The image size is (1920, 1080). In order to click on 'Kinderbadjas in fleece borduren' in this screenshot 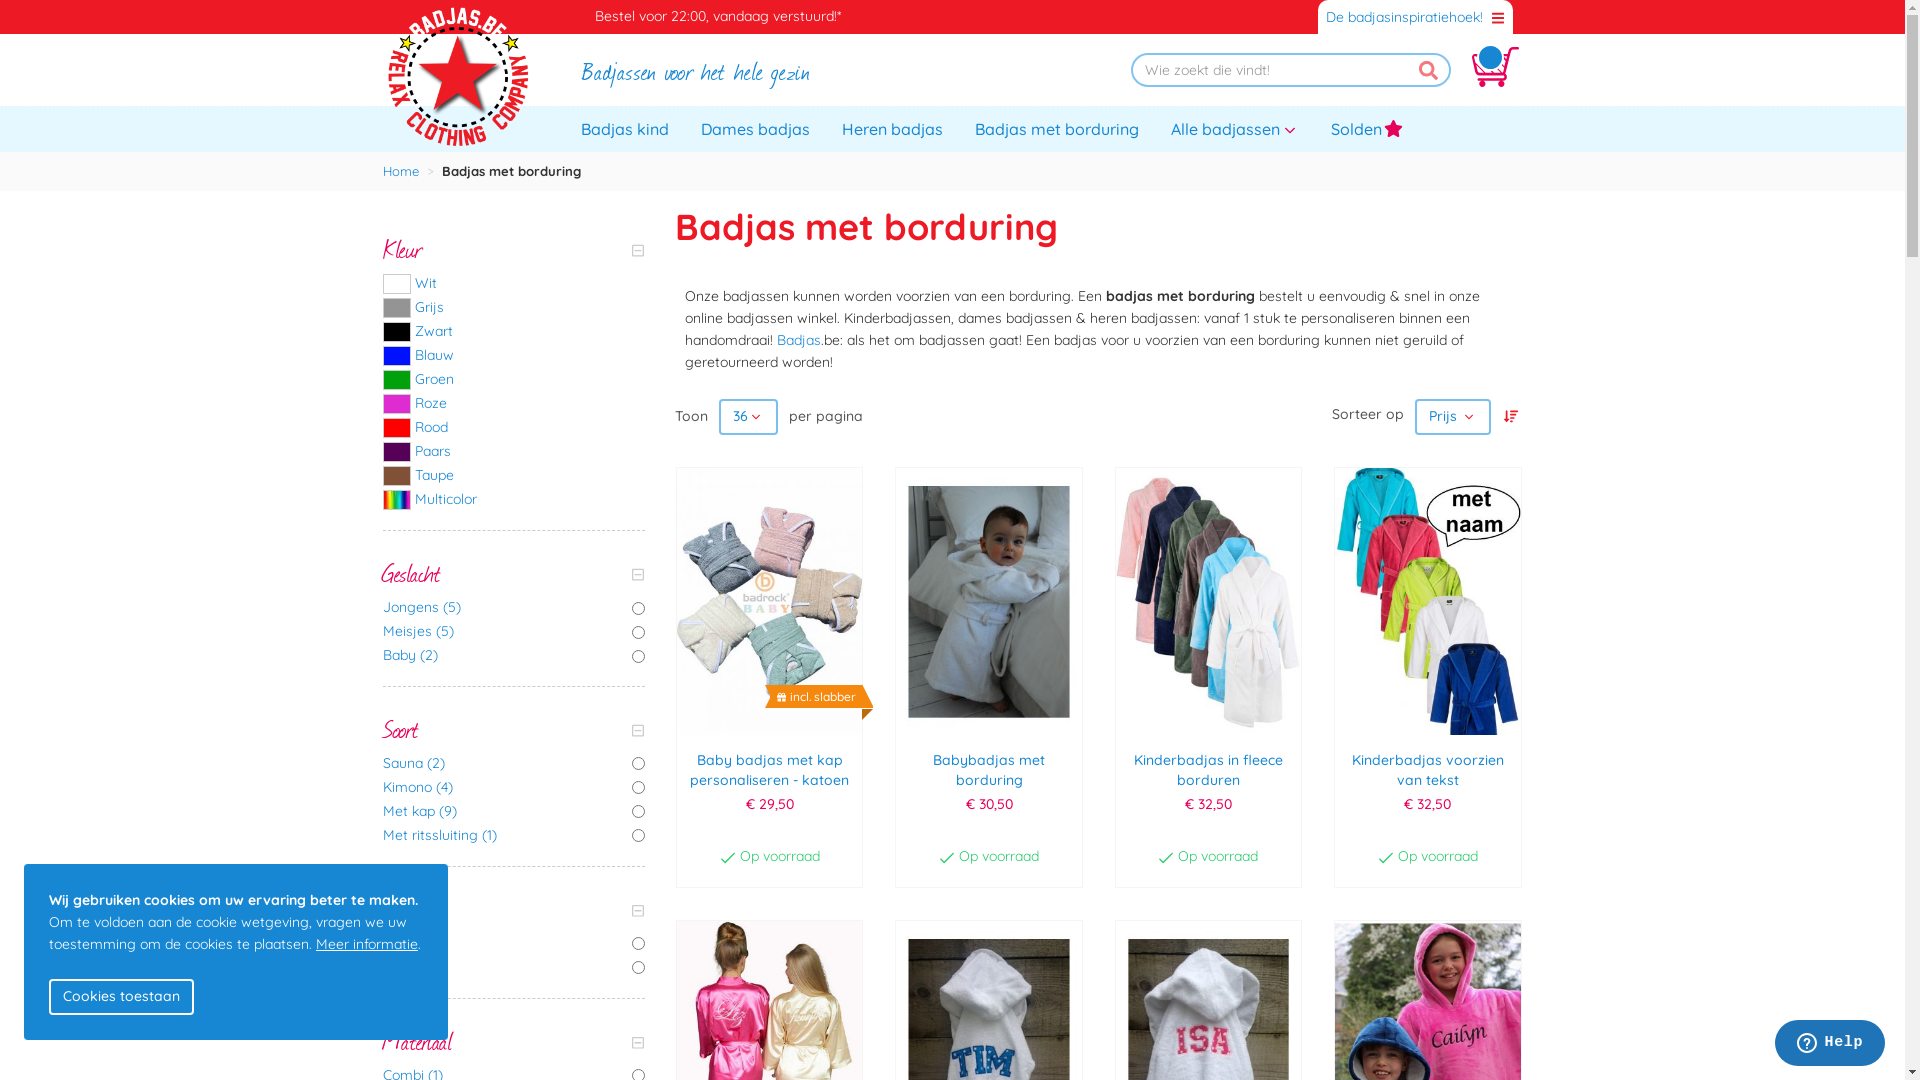, I will do `click(1123, 771)`.